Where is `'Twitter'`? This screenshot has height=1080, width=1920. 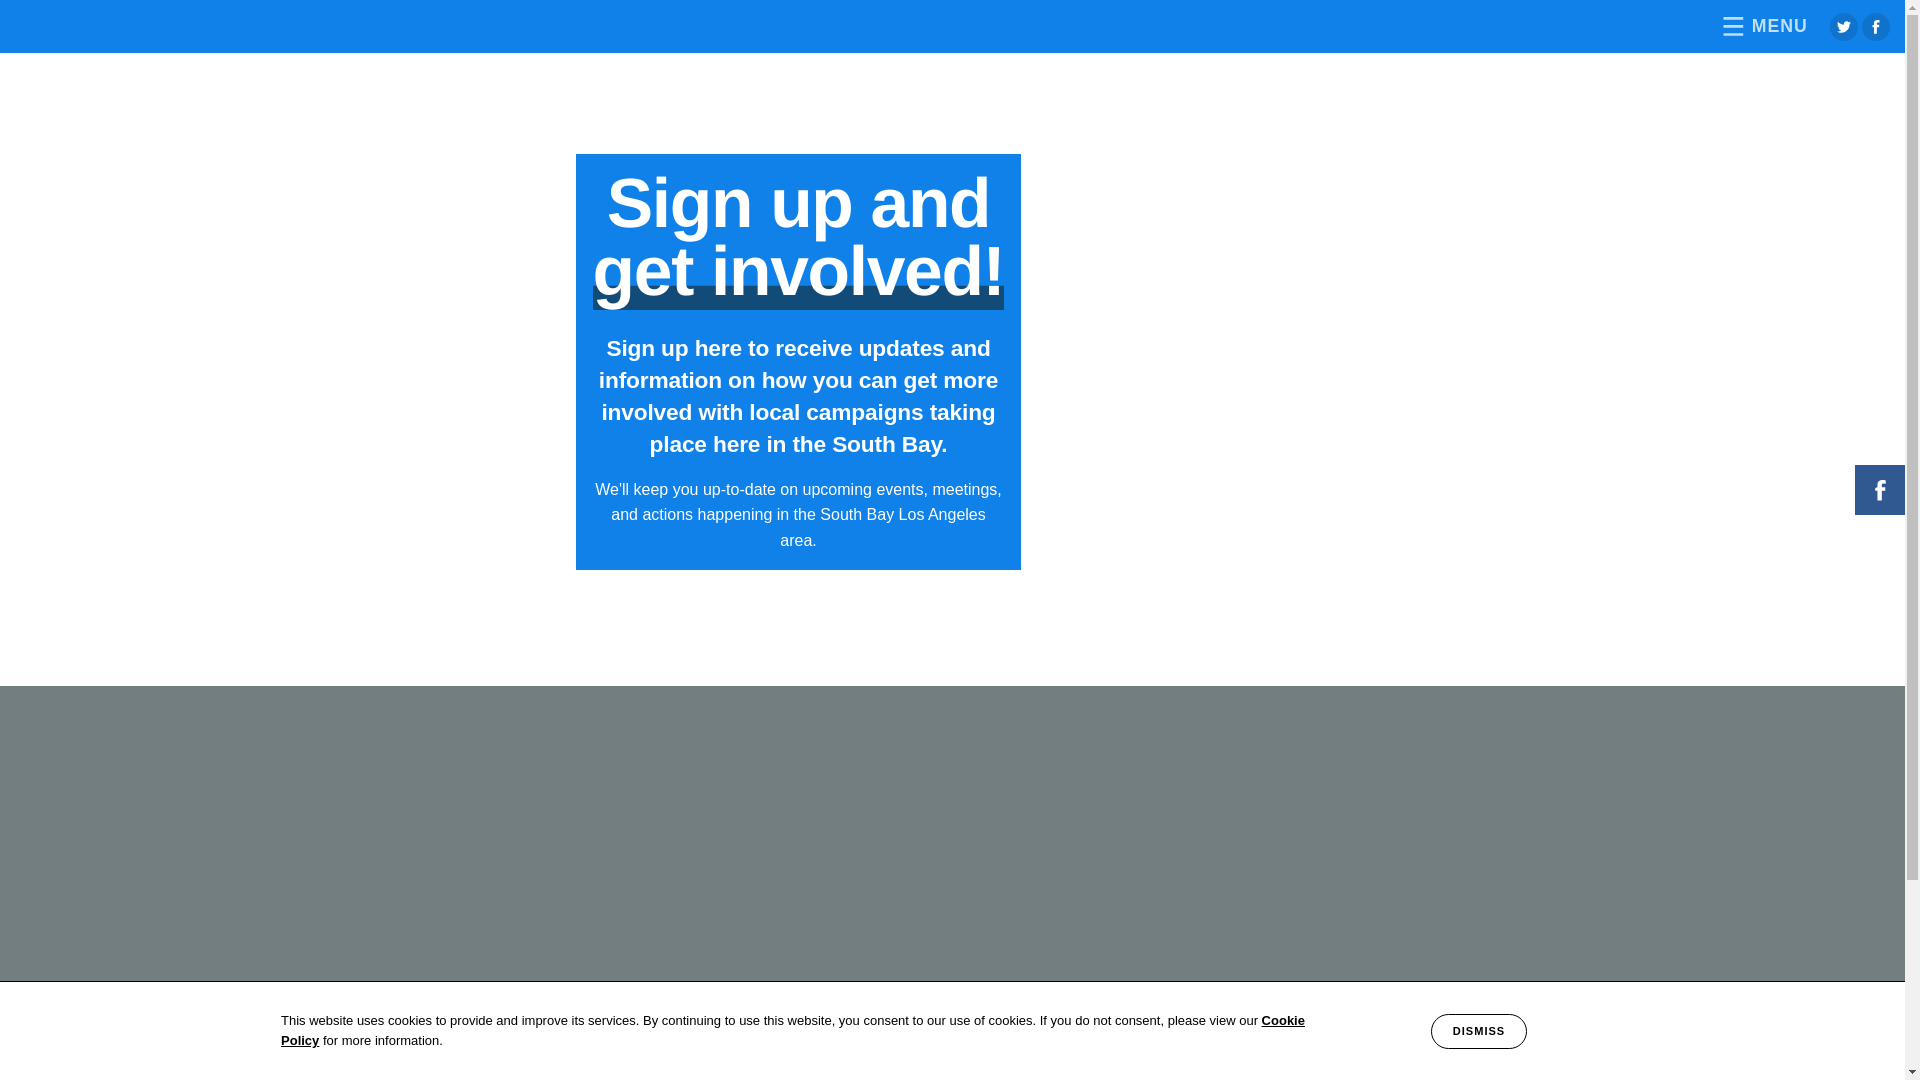 'Twitter' is located at coordinates (1842, 27).